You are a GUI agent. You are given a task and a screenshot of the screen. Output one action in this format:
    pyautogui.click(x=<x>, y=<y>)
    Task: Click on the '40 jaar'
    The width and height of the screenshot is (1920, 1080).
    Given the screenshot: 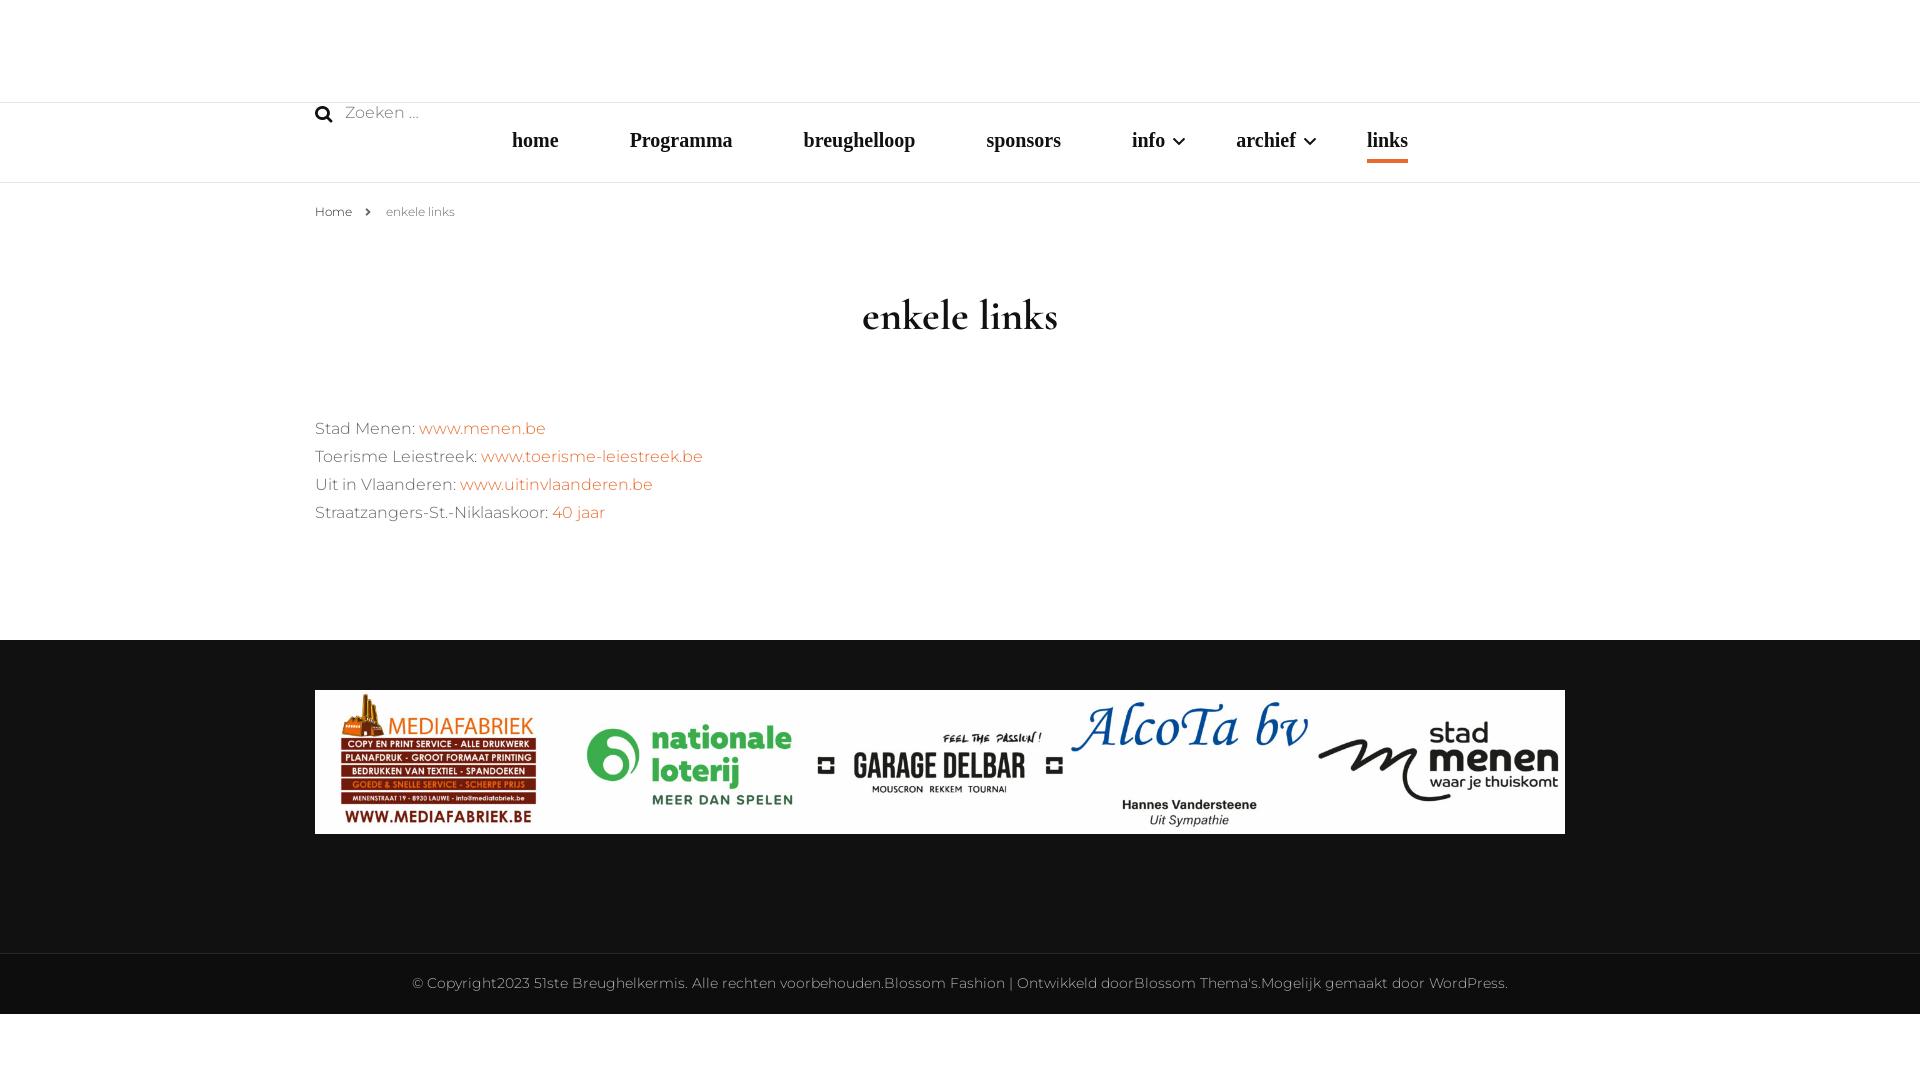 What is the action you would take?
    pyautogui.click(x=577, y=511)
    